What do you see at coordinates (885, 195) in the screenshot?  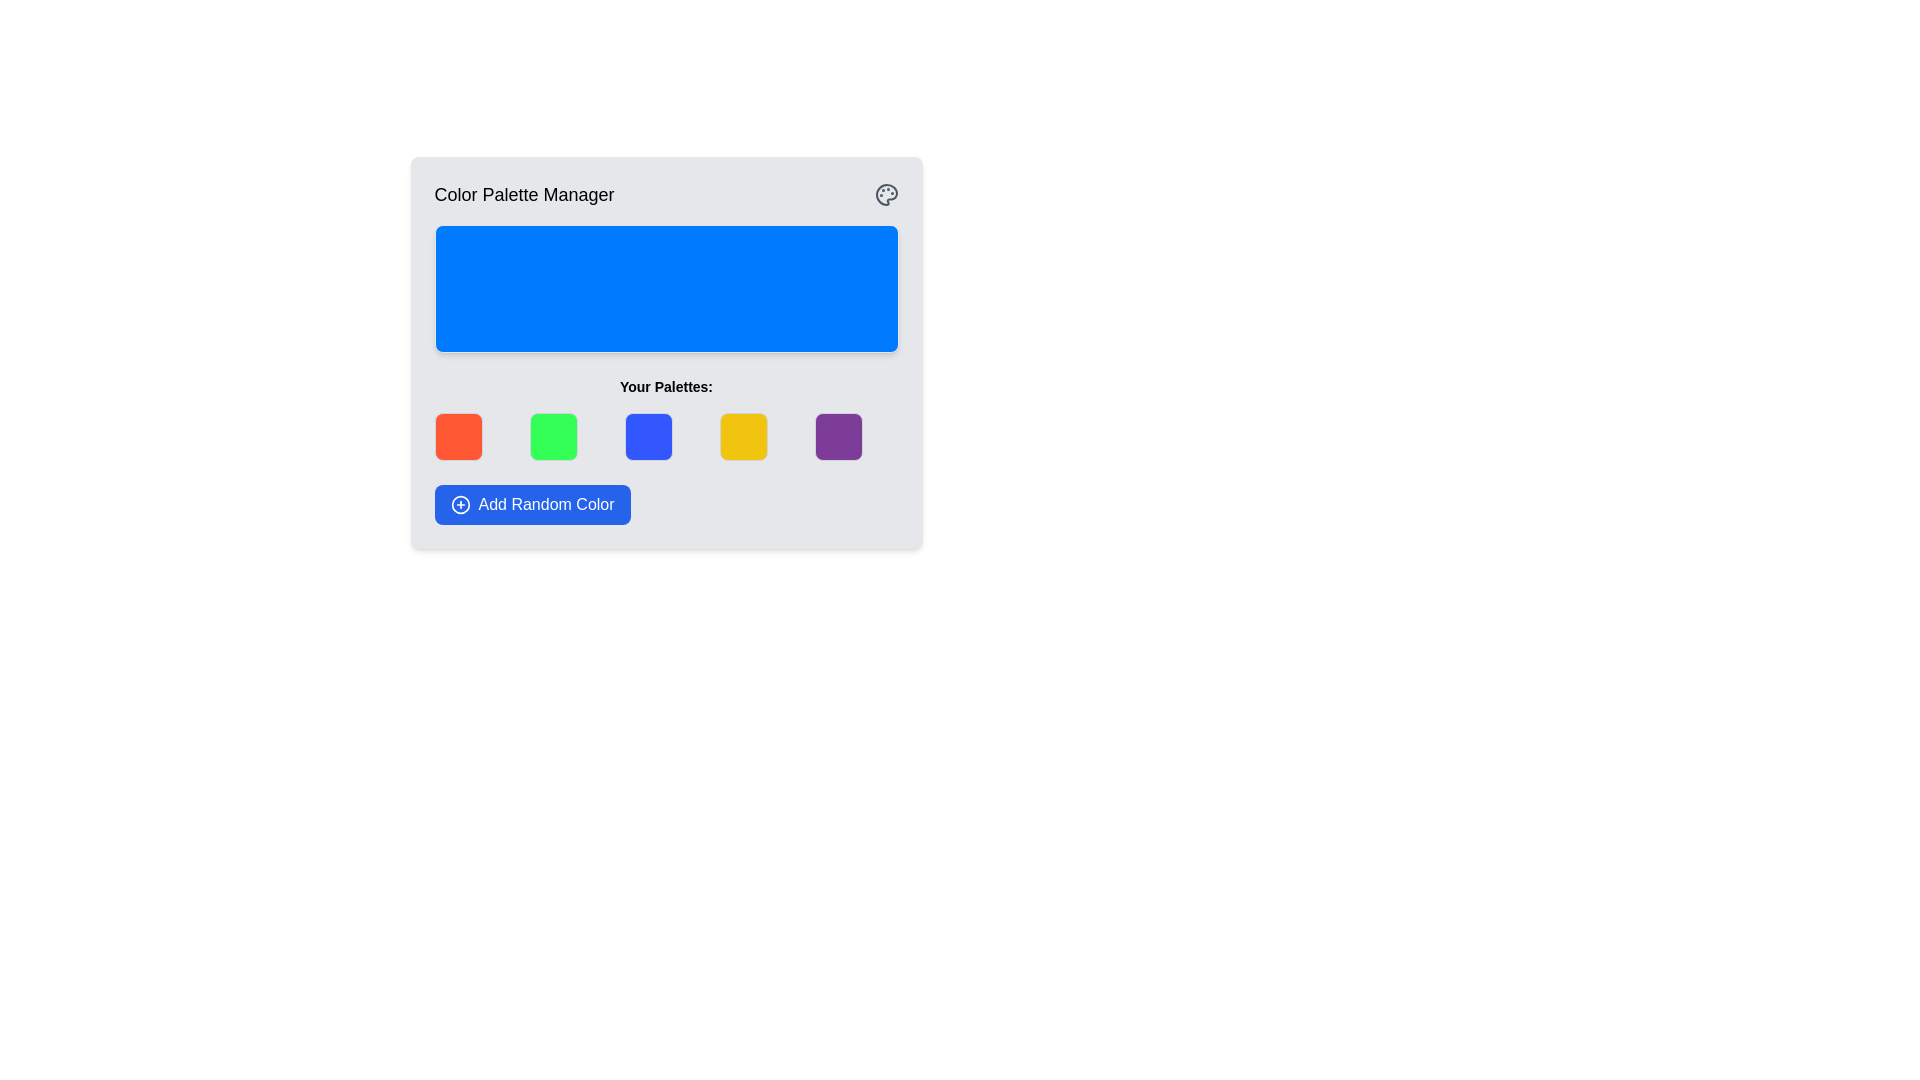 I see `the color palette icon located in the top-right corner of the 'Color Palette Manager' section, aligned with the title text` at bounding box center [885, 195].